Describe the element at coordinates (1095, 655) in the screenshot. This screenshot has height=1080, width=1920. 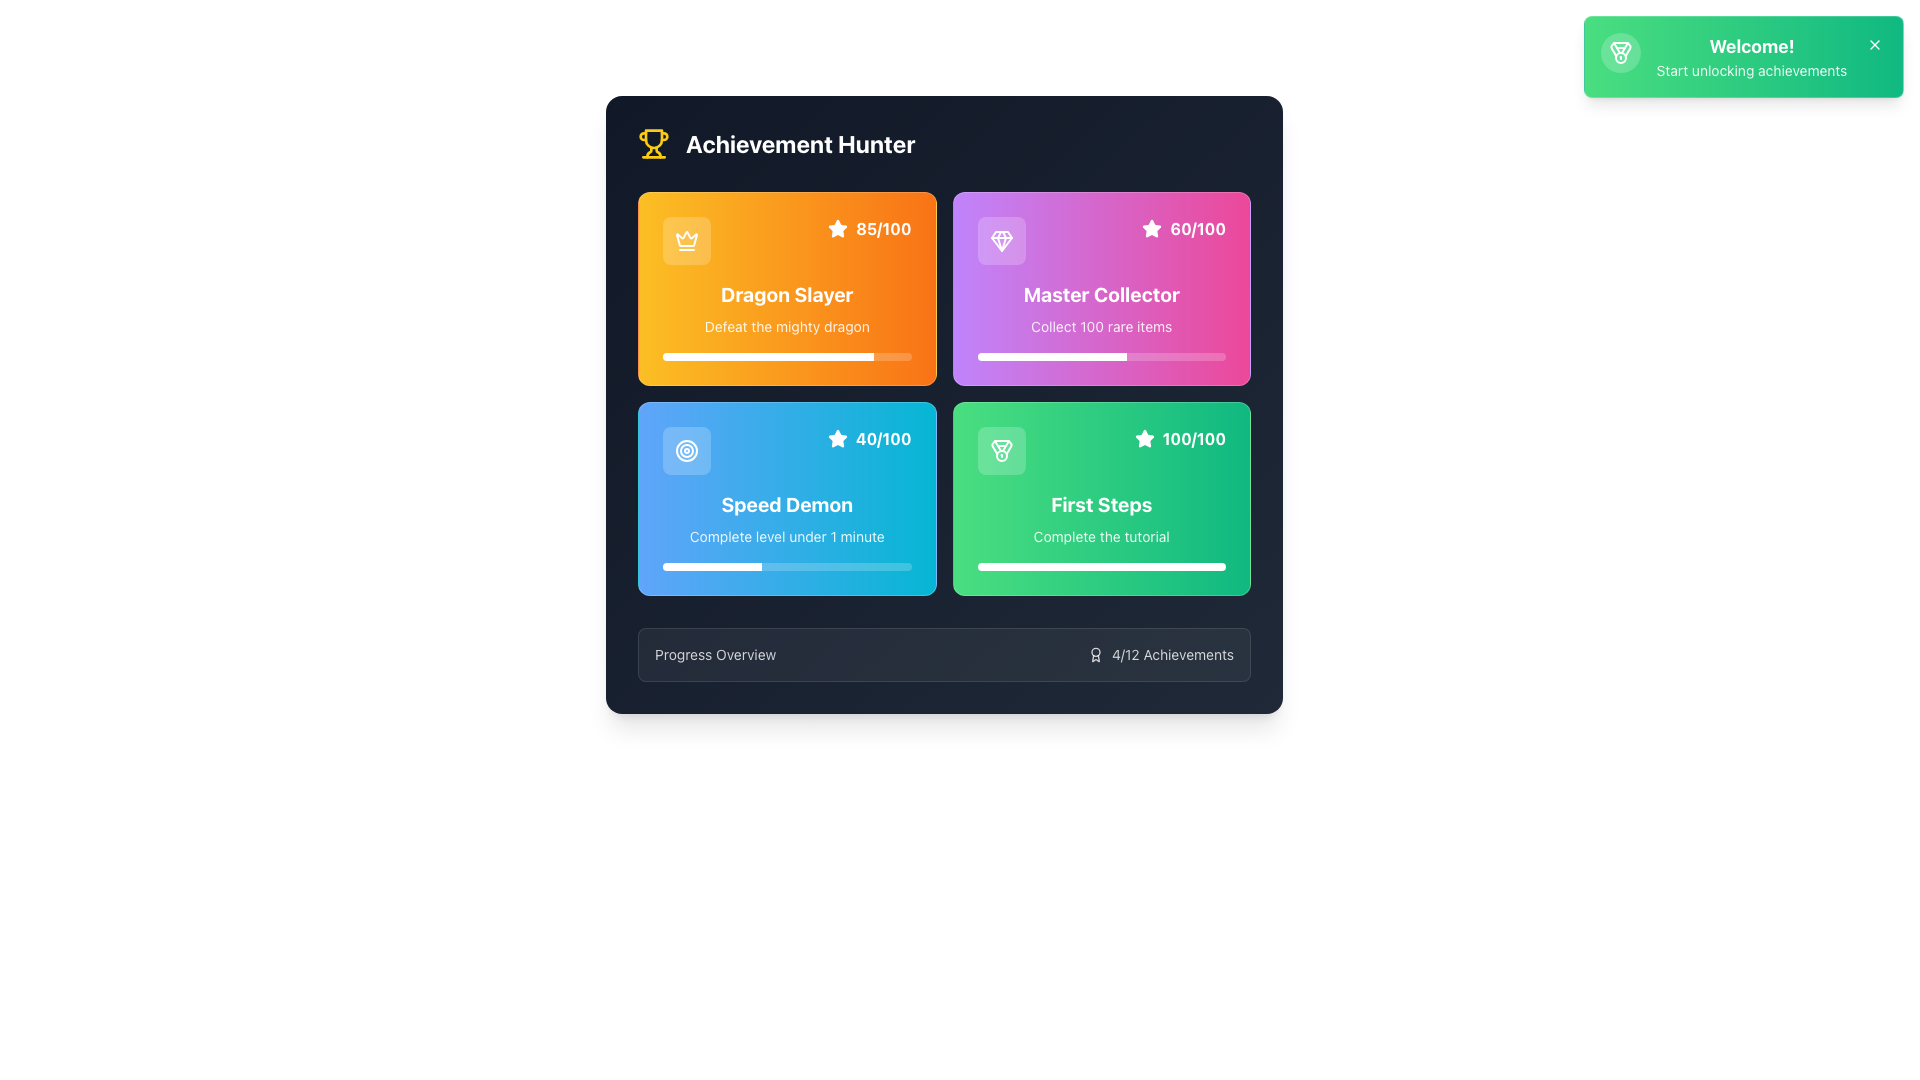
I see `the ribbon or medal icon associated with achievements located to the left of the text '4/12 Achievements' in the 'Progress Overview' card` at that location.